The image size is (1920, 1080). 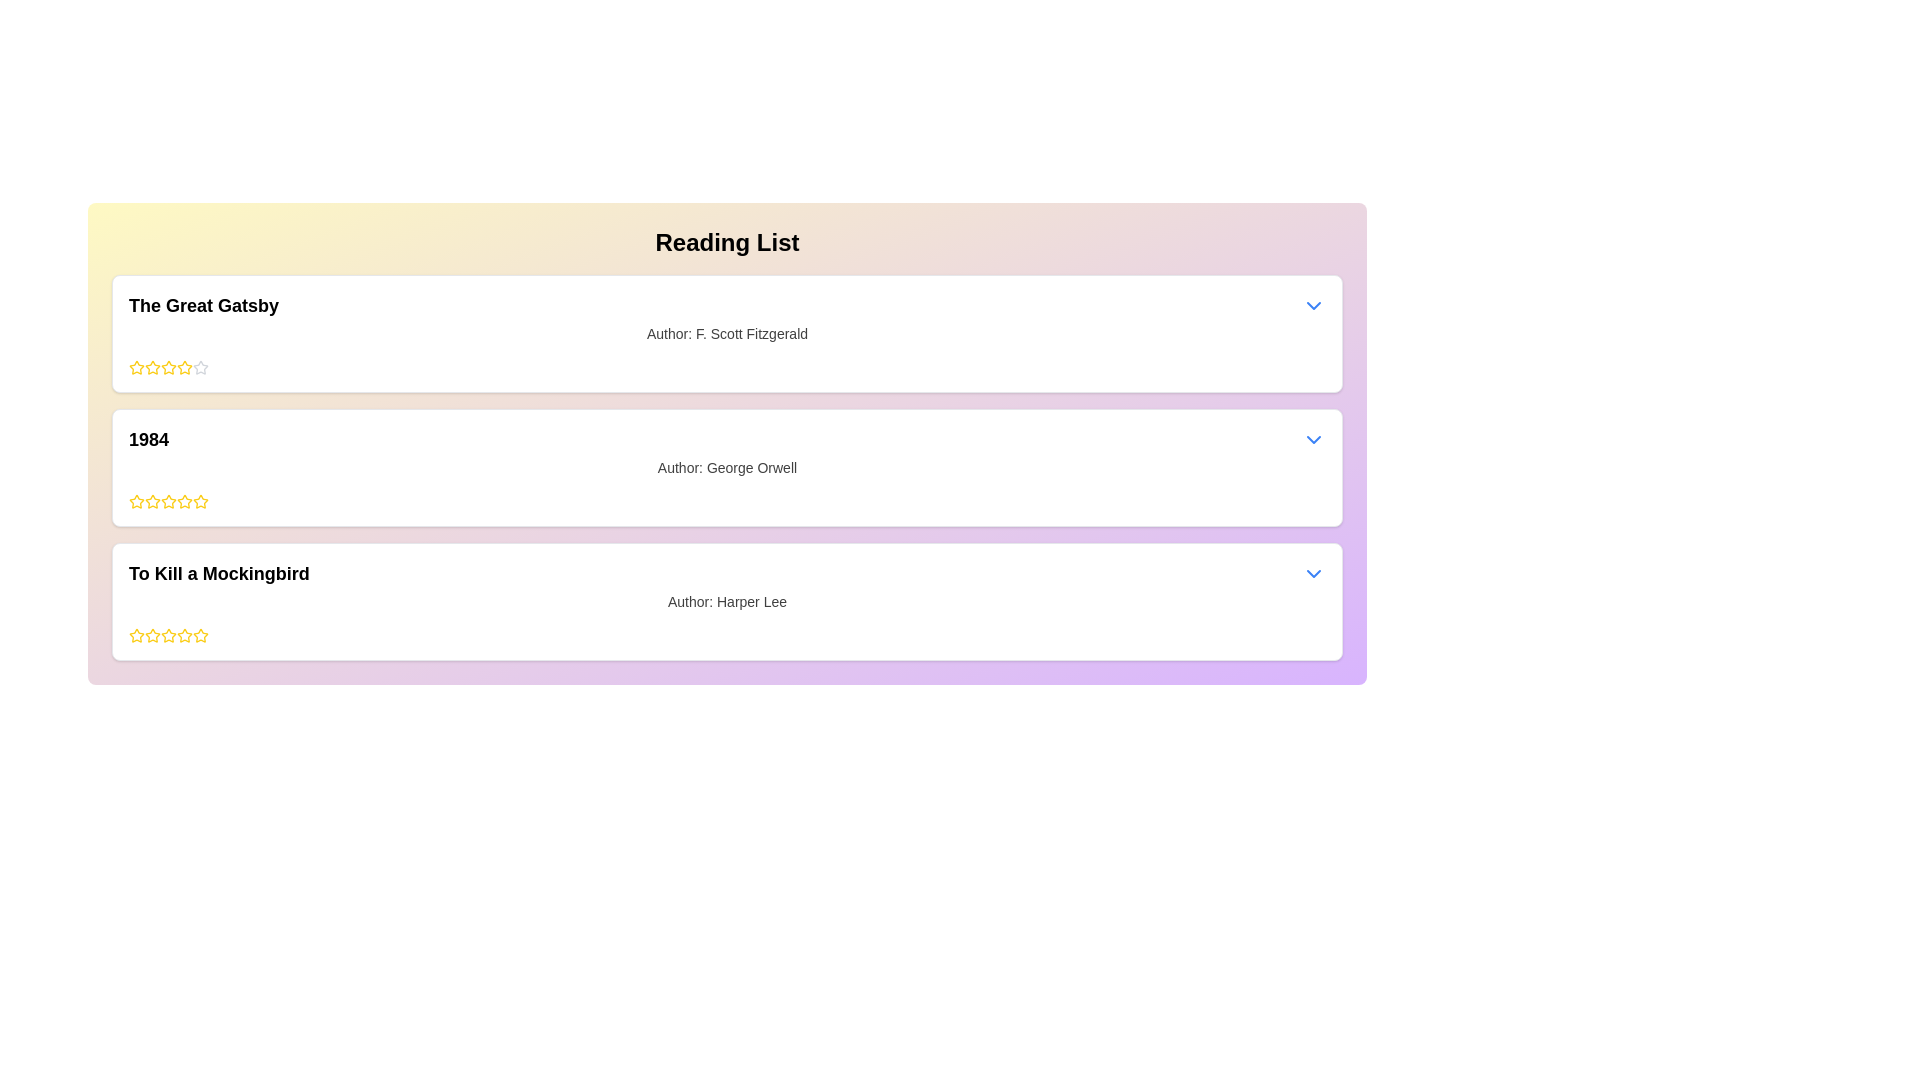 What do you see at coordinates (136, 367) in the screenshot?
I see `the first rating star icon located below the title 'The Great Gatsby' to indicate the first level of rating` at bounding box center [136, 367].